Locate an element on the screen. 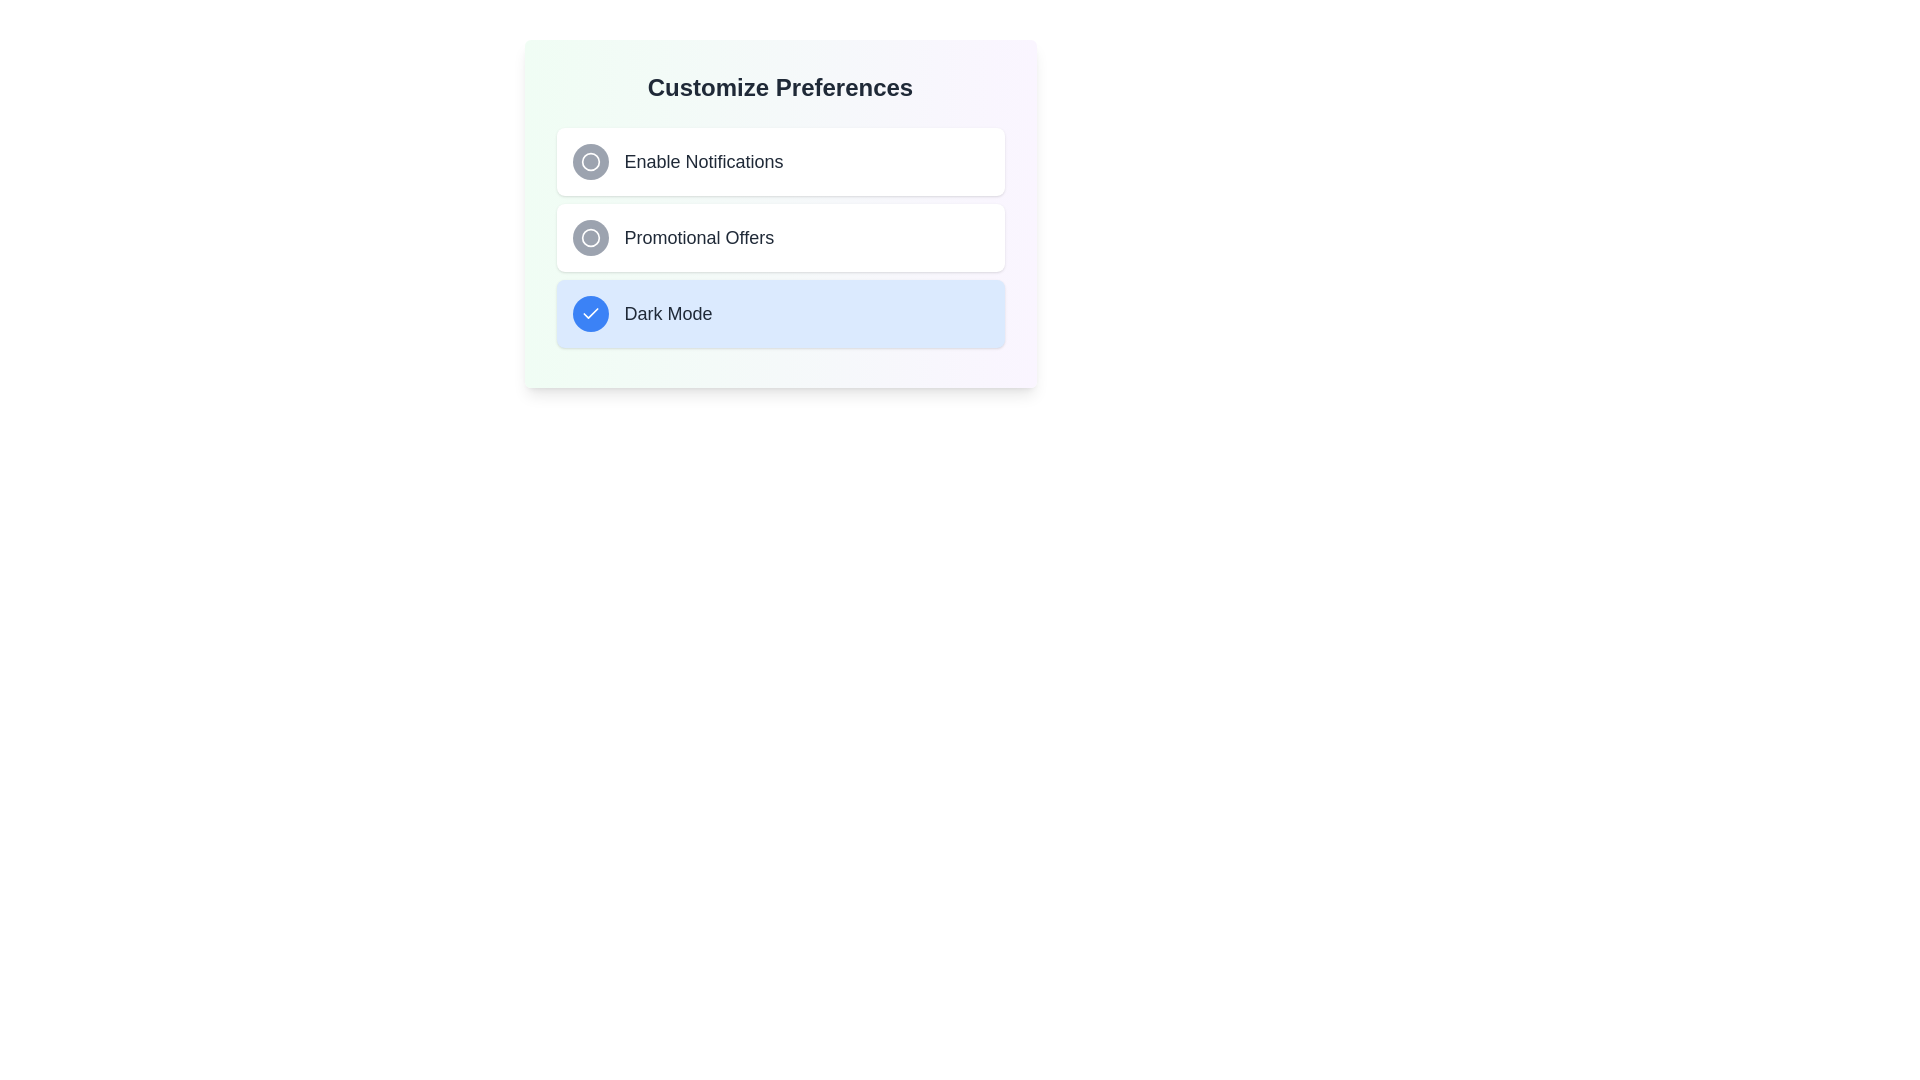 Image resolution: width=1920 pixels, height=1080 pixels. the preference item Enable Notifications is located at coordinates (779, 161).